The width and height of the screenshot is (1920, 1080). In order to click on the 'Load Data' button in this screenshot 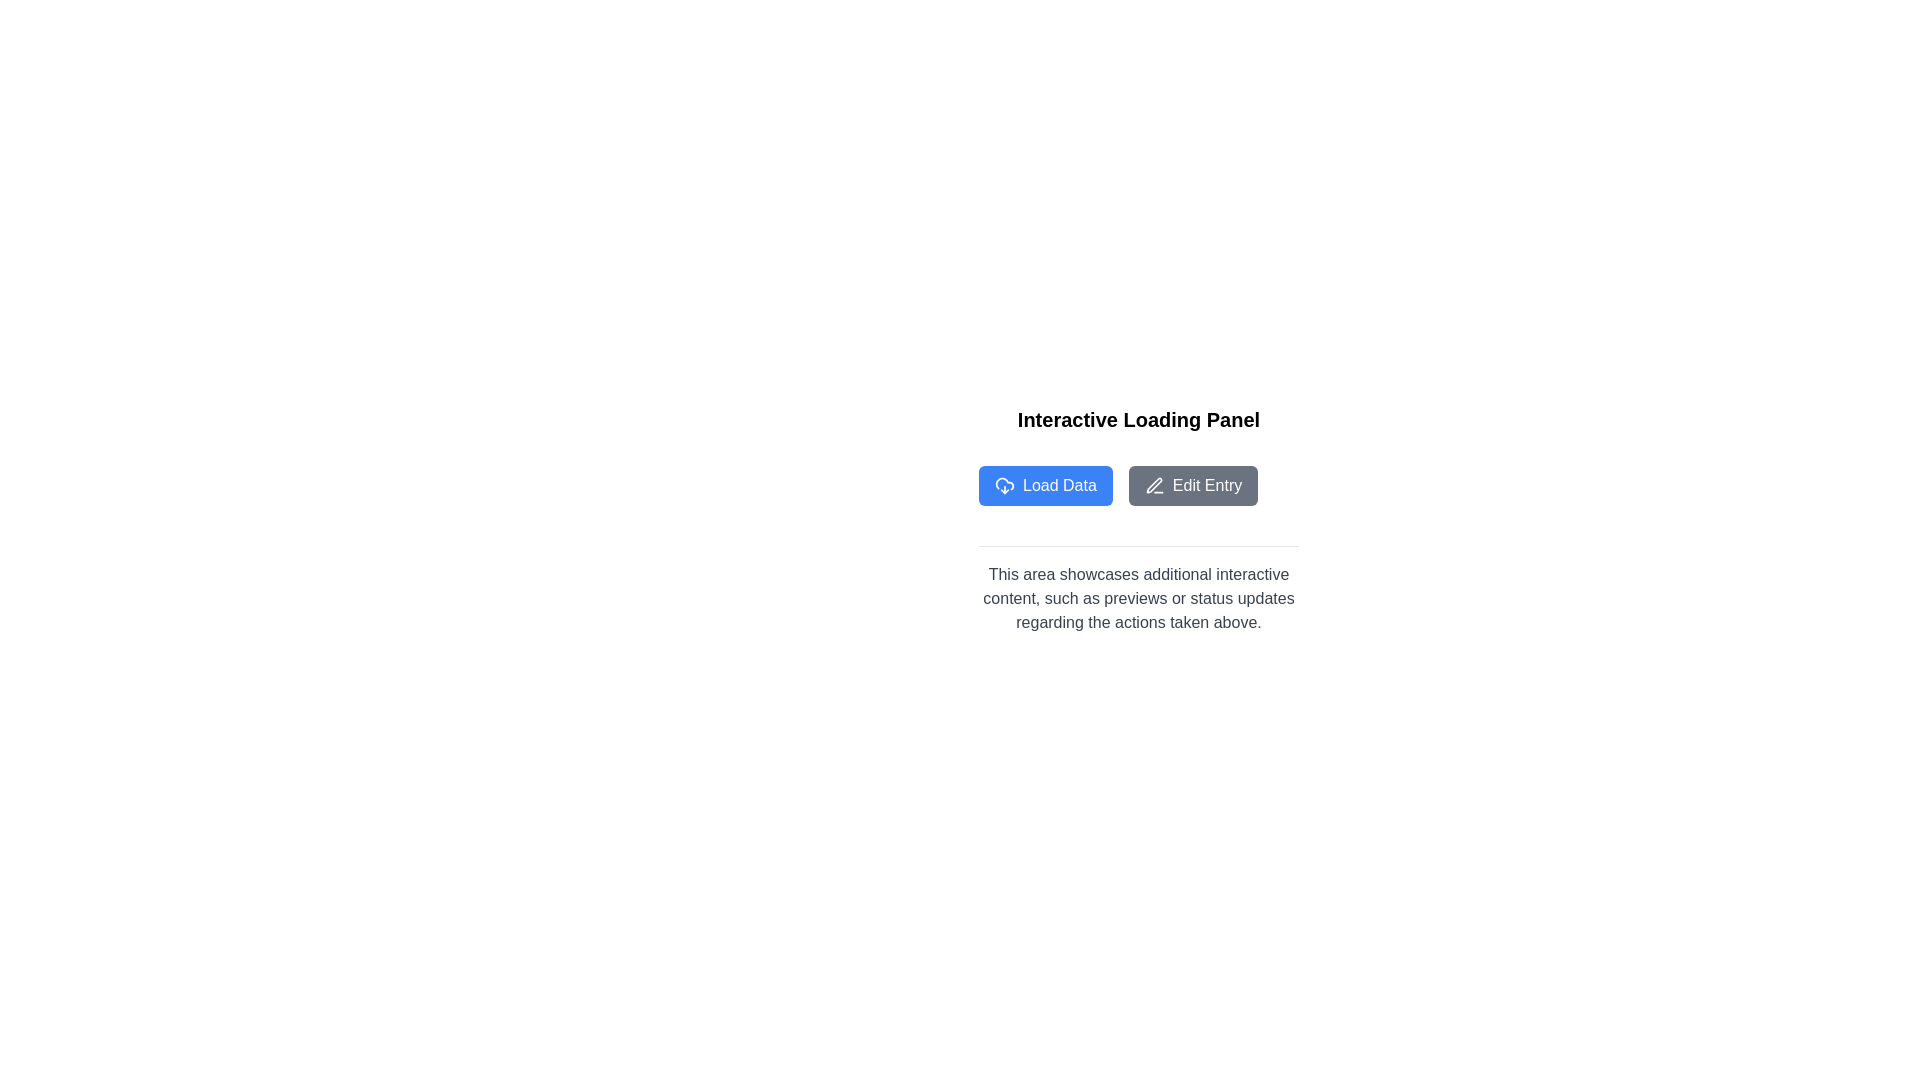, I will do `click(1045, 486)`.